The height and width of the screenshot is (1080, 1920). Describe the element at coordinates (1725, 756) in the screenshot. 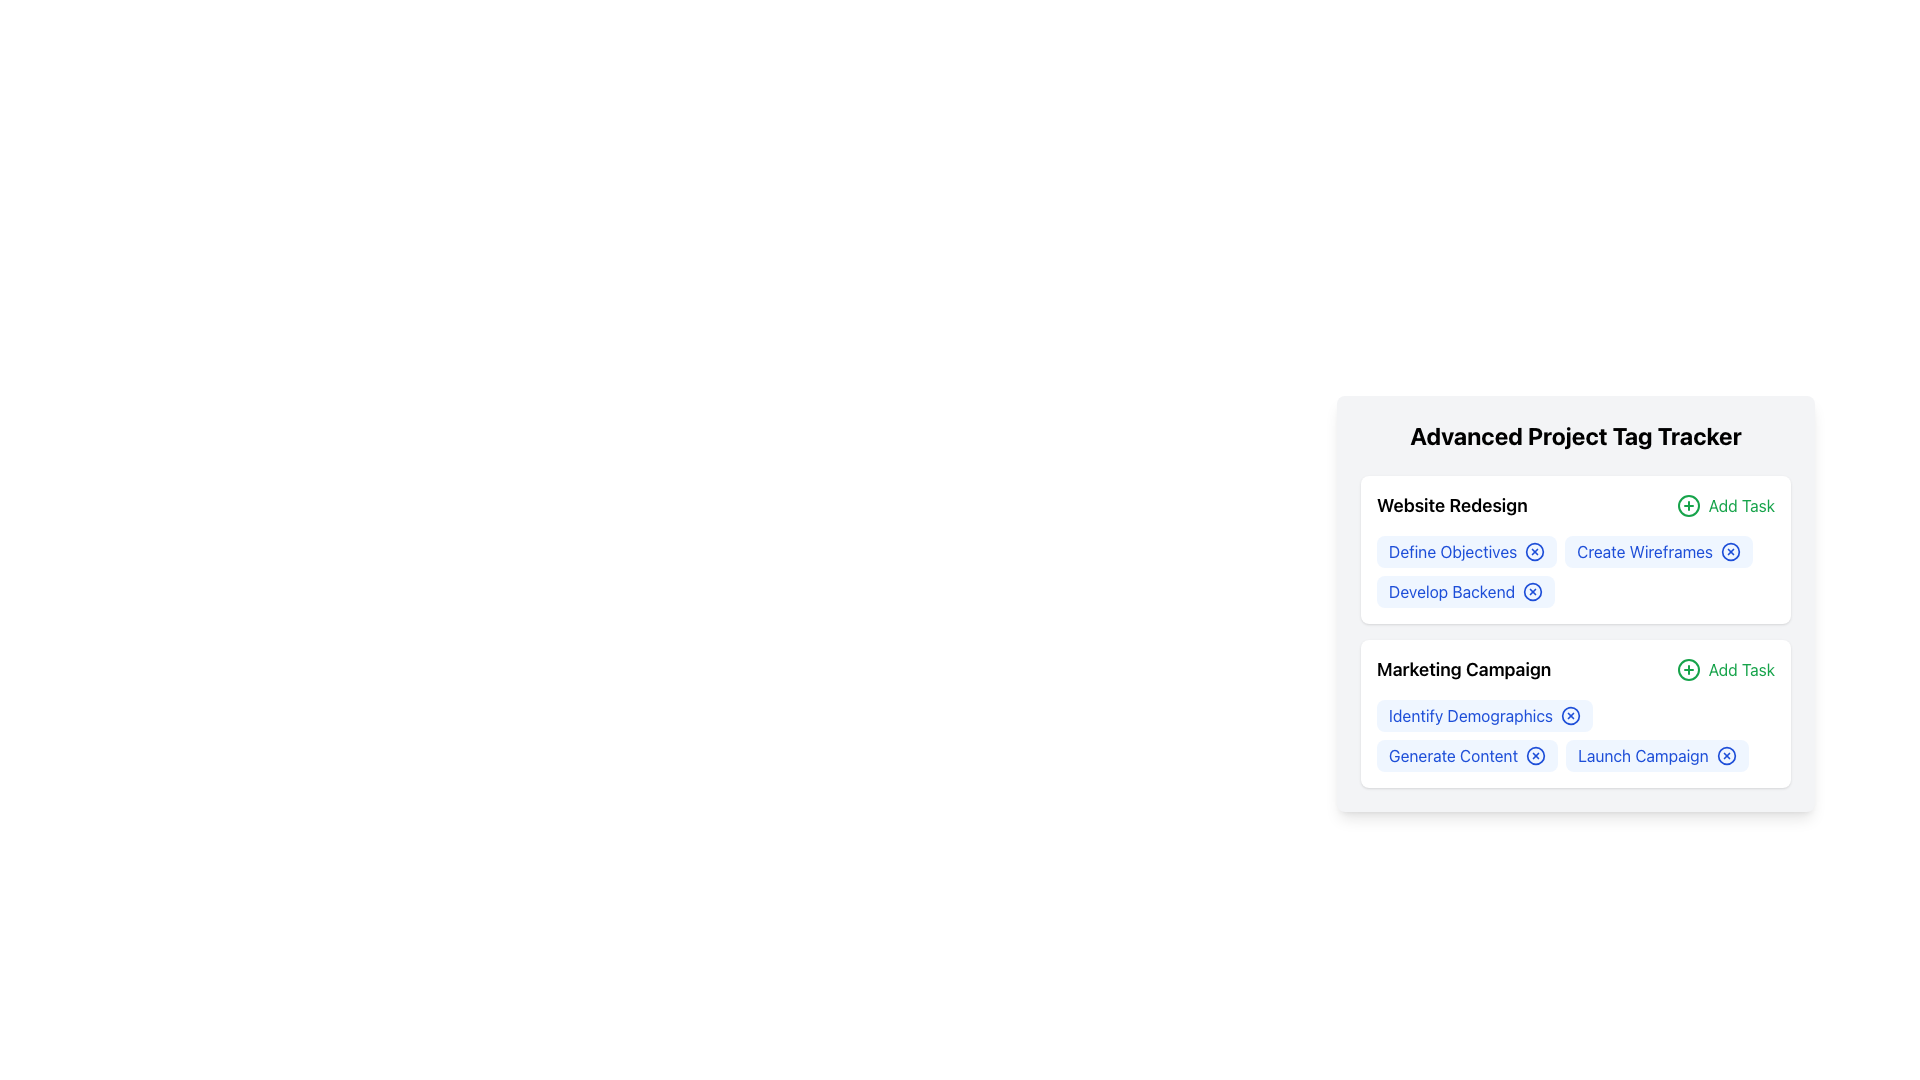

I see `the circular close button located at the bottom right of the 'Marketing Campaign' card` at that location.